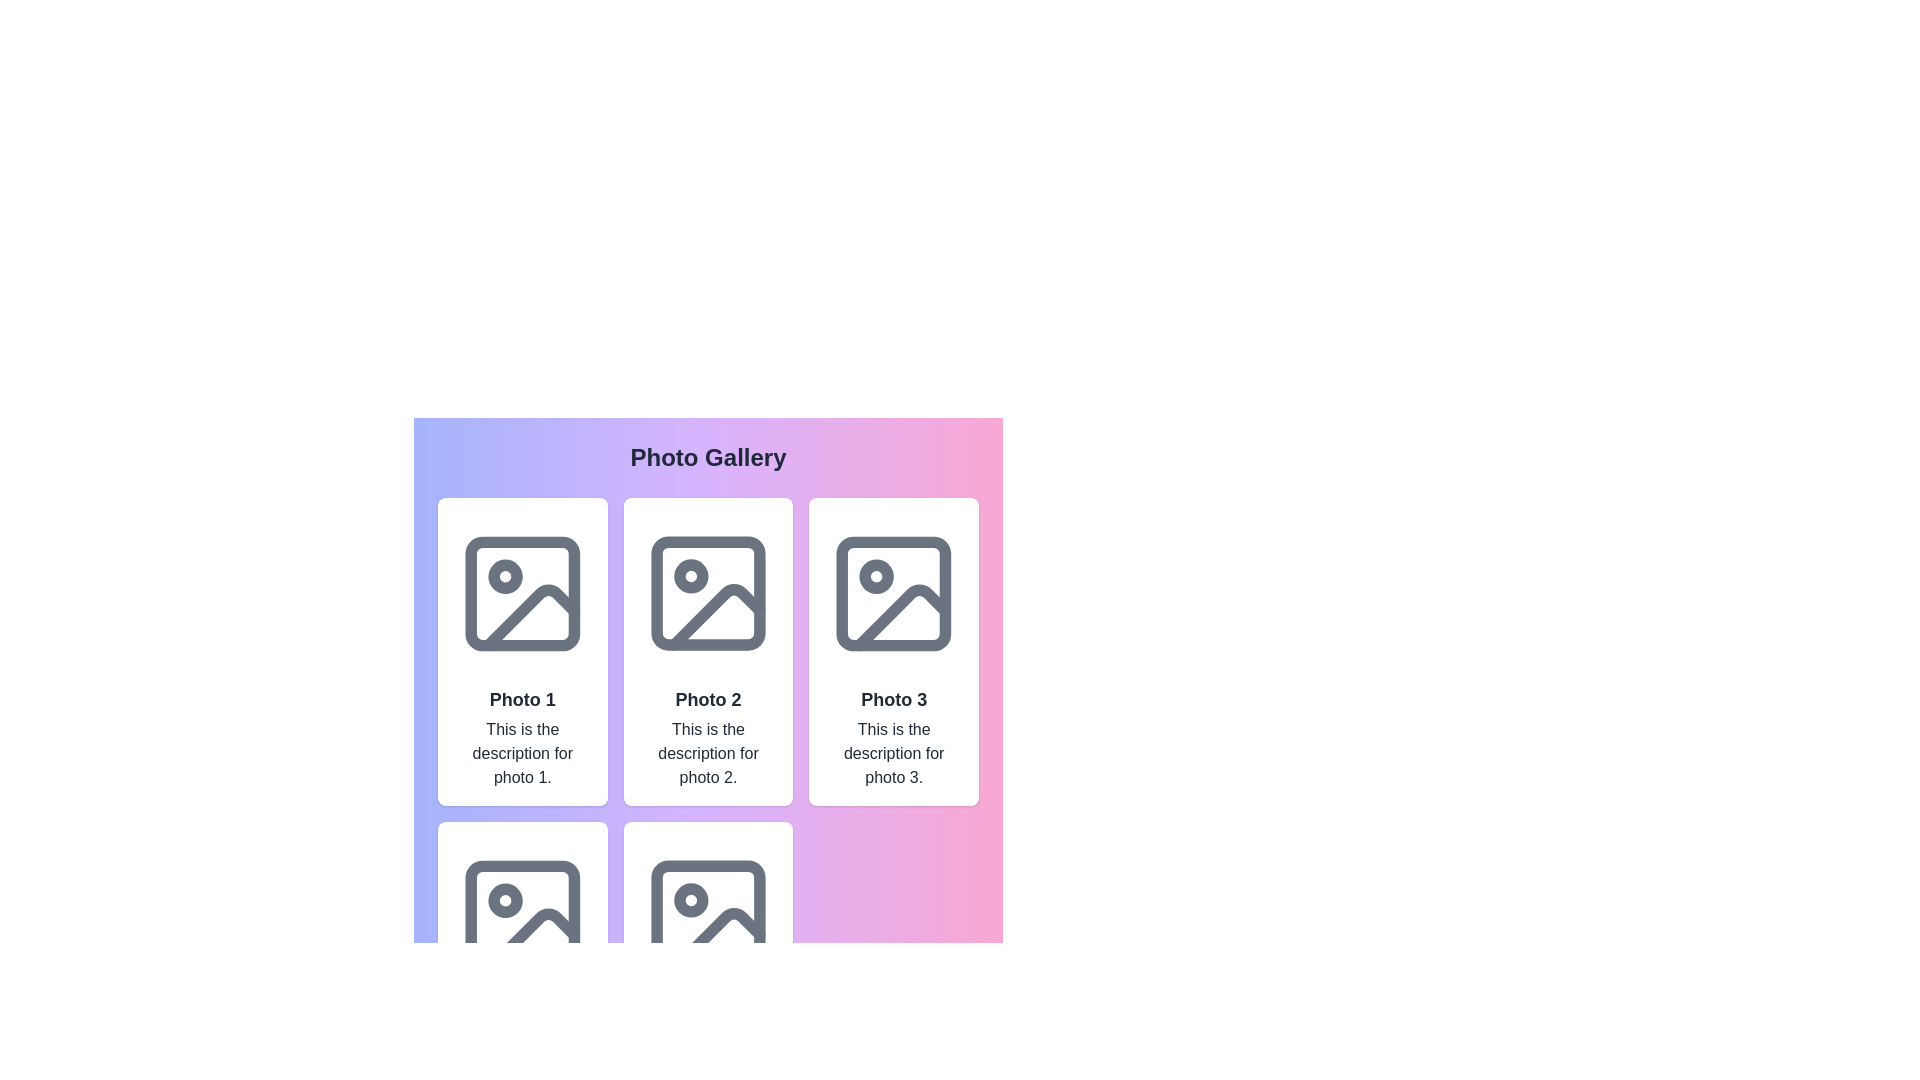 The height and width of the screenshot is (1080, 1920). I want to click on the photo graphic containing the small rounded rectangle element located in the top-left corner of the photo grid by clicking on it, so click(522, 593).